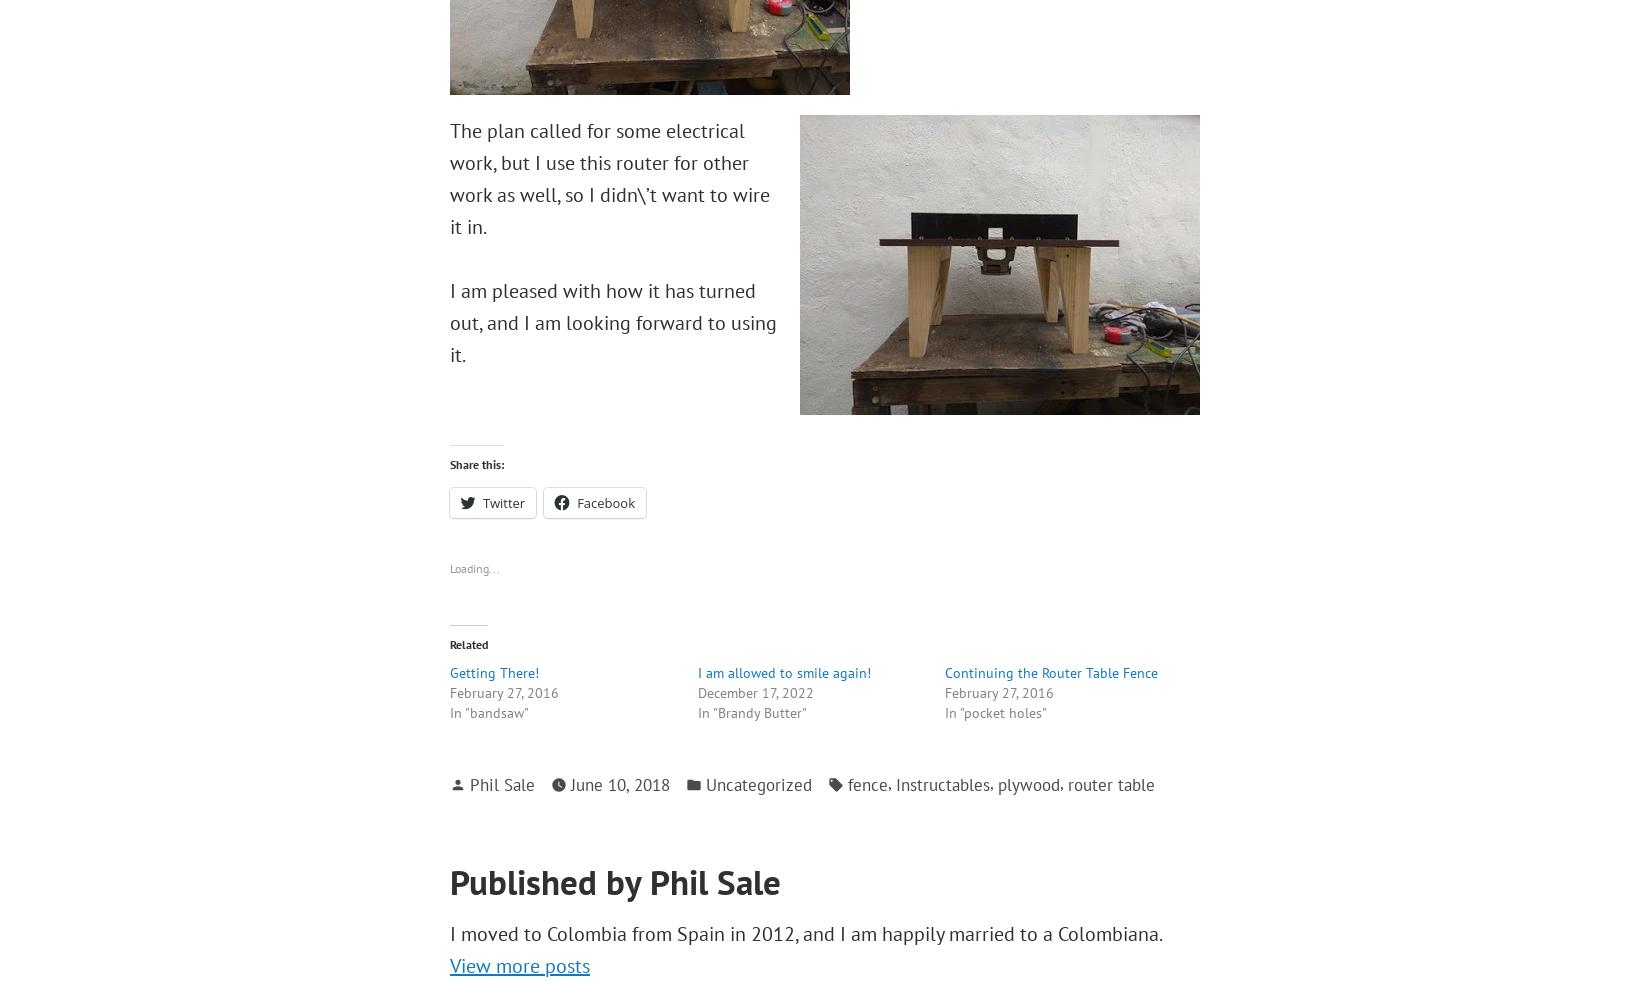  What do you see at coordinates (847, 783) in the screenshot?
I see `'fence'` at bounding box center [847, 783].